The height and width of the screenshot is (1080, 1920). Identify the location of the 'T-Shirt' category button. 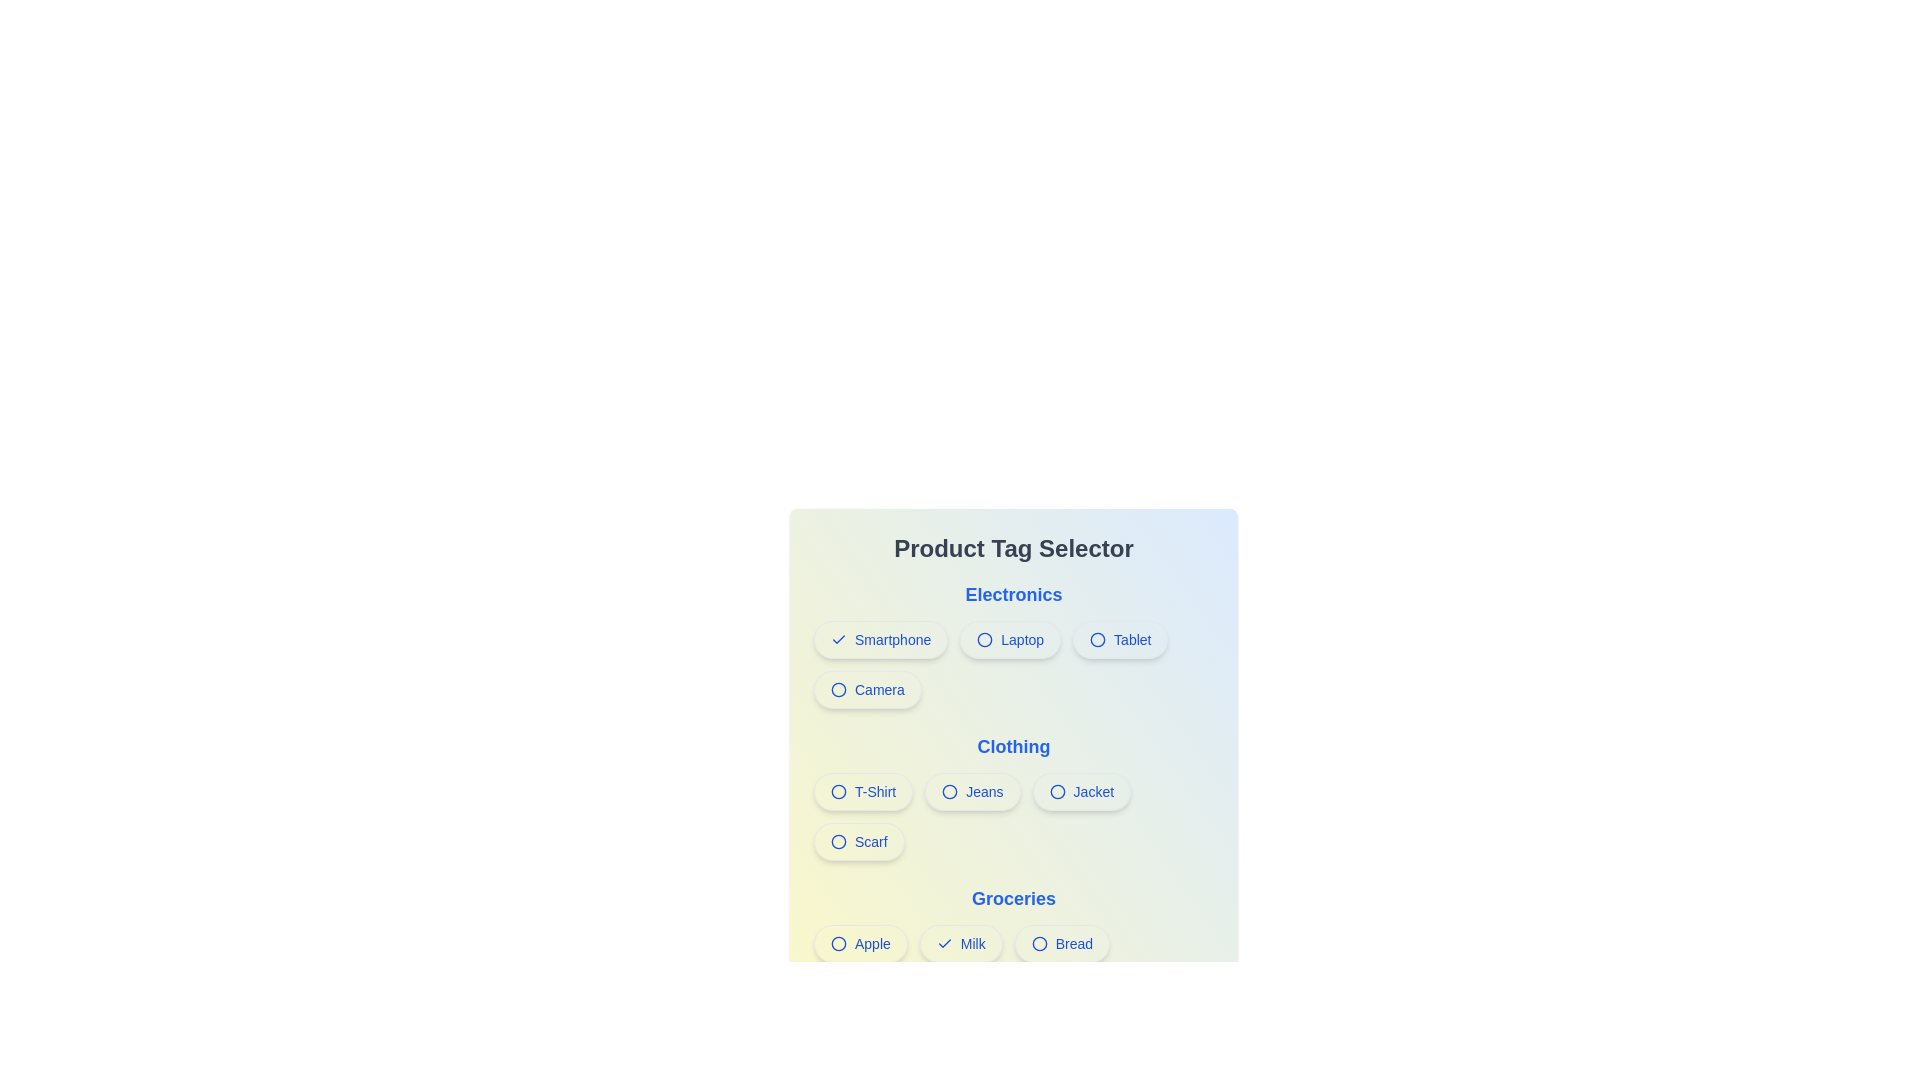
(863, 790).